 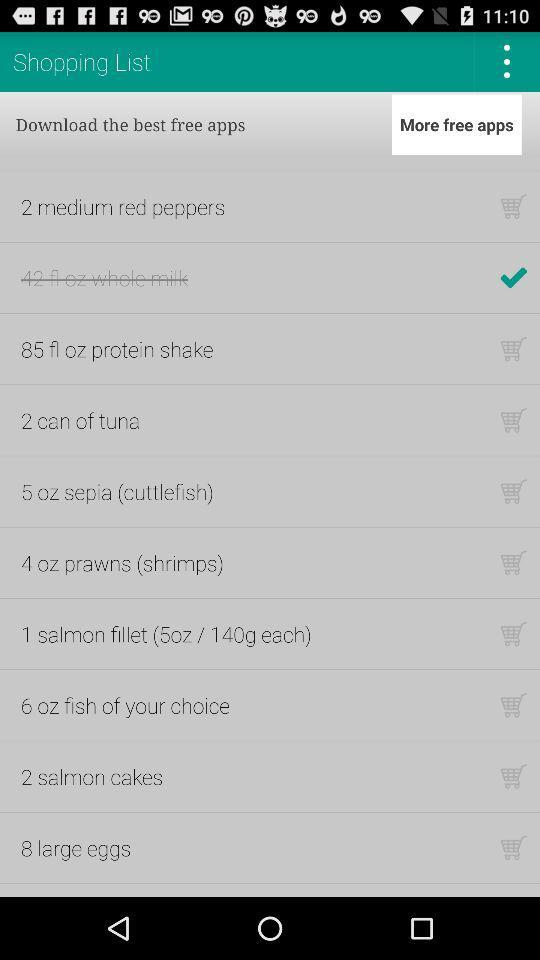 I want to click on the 8 large eggs item, so click(x=75, y=846).